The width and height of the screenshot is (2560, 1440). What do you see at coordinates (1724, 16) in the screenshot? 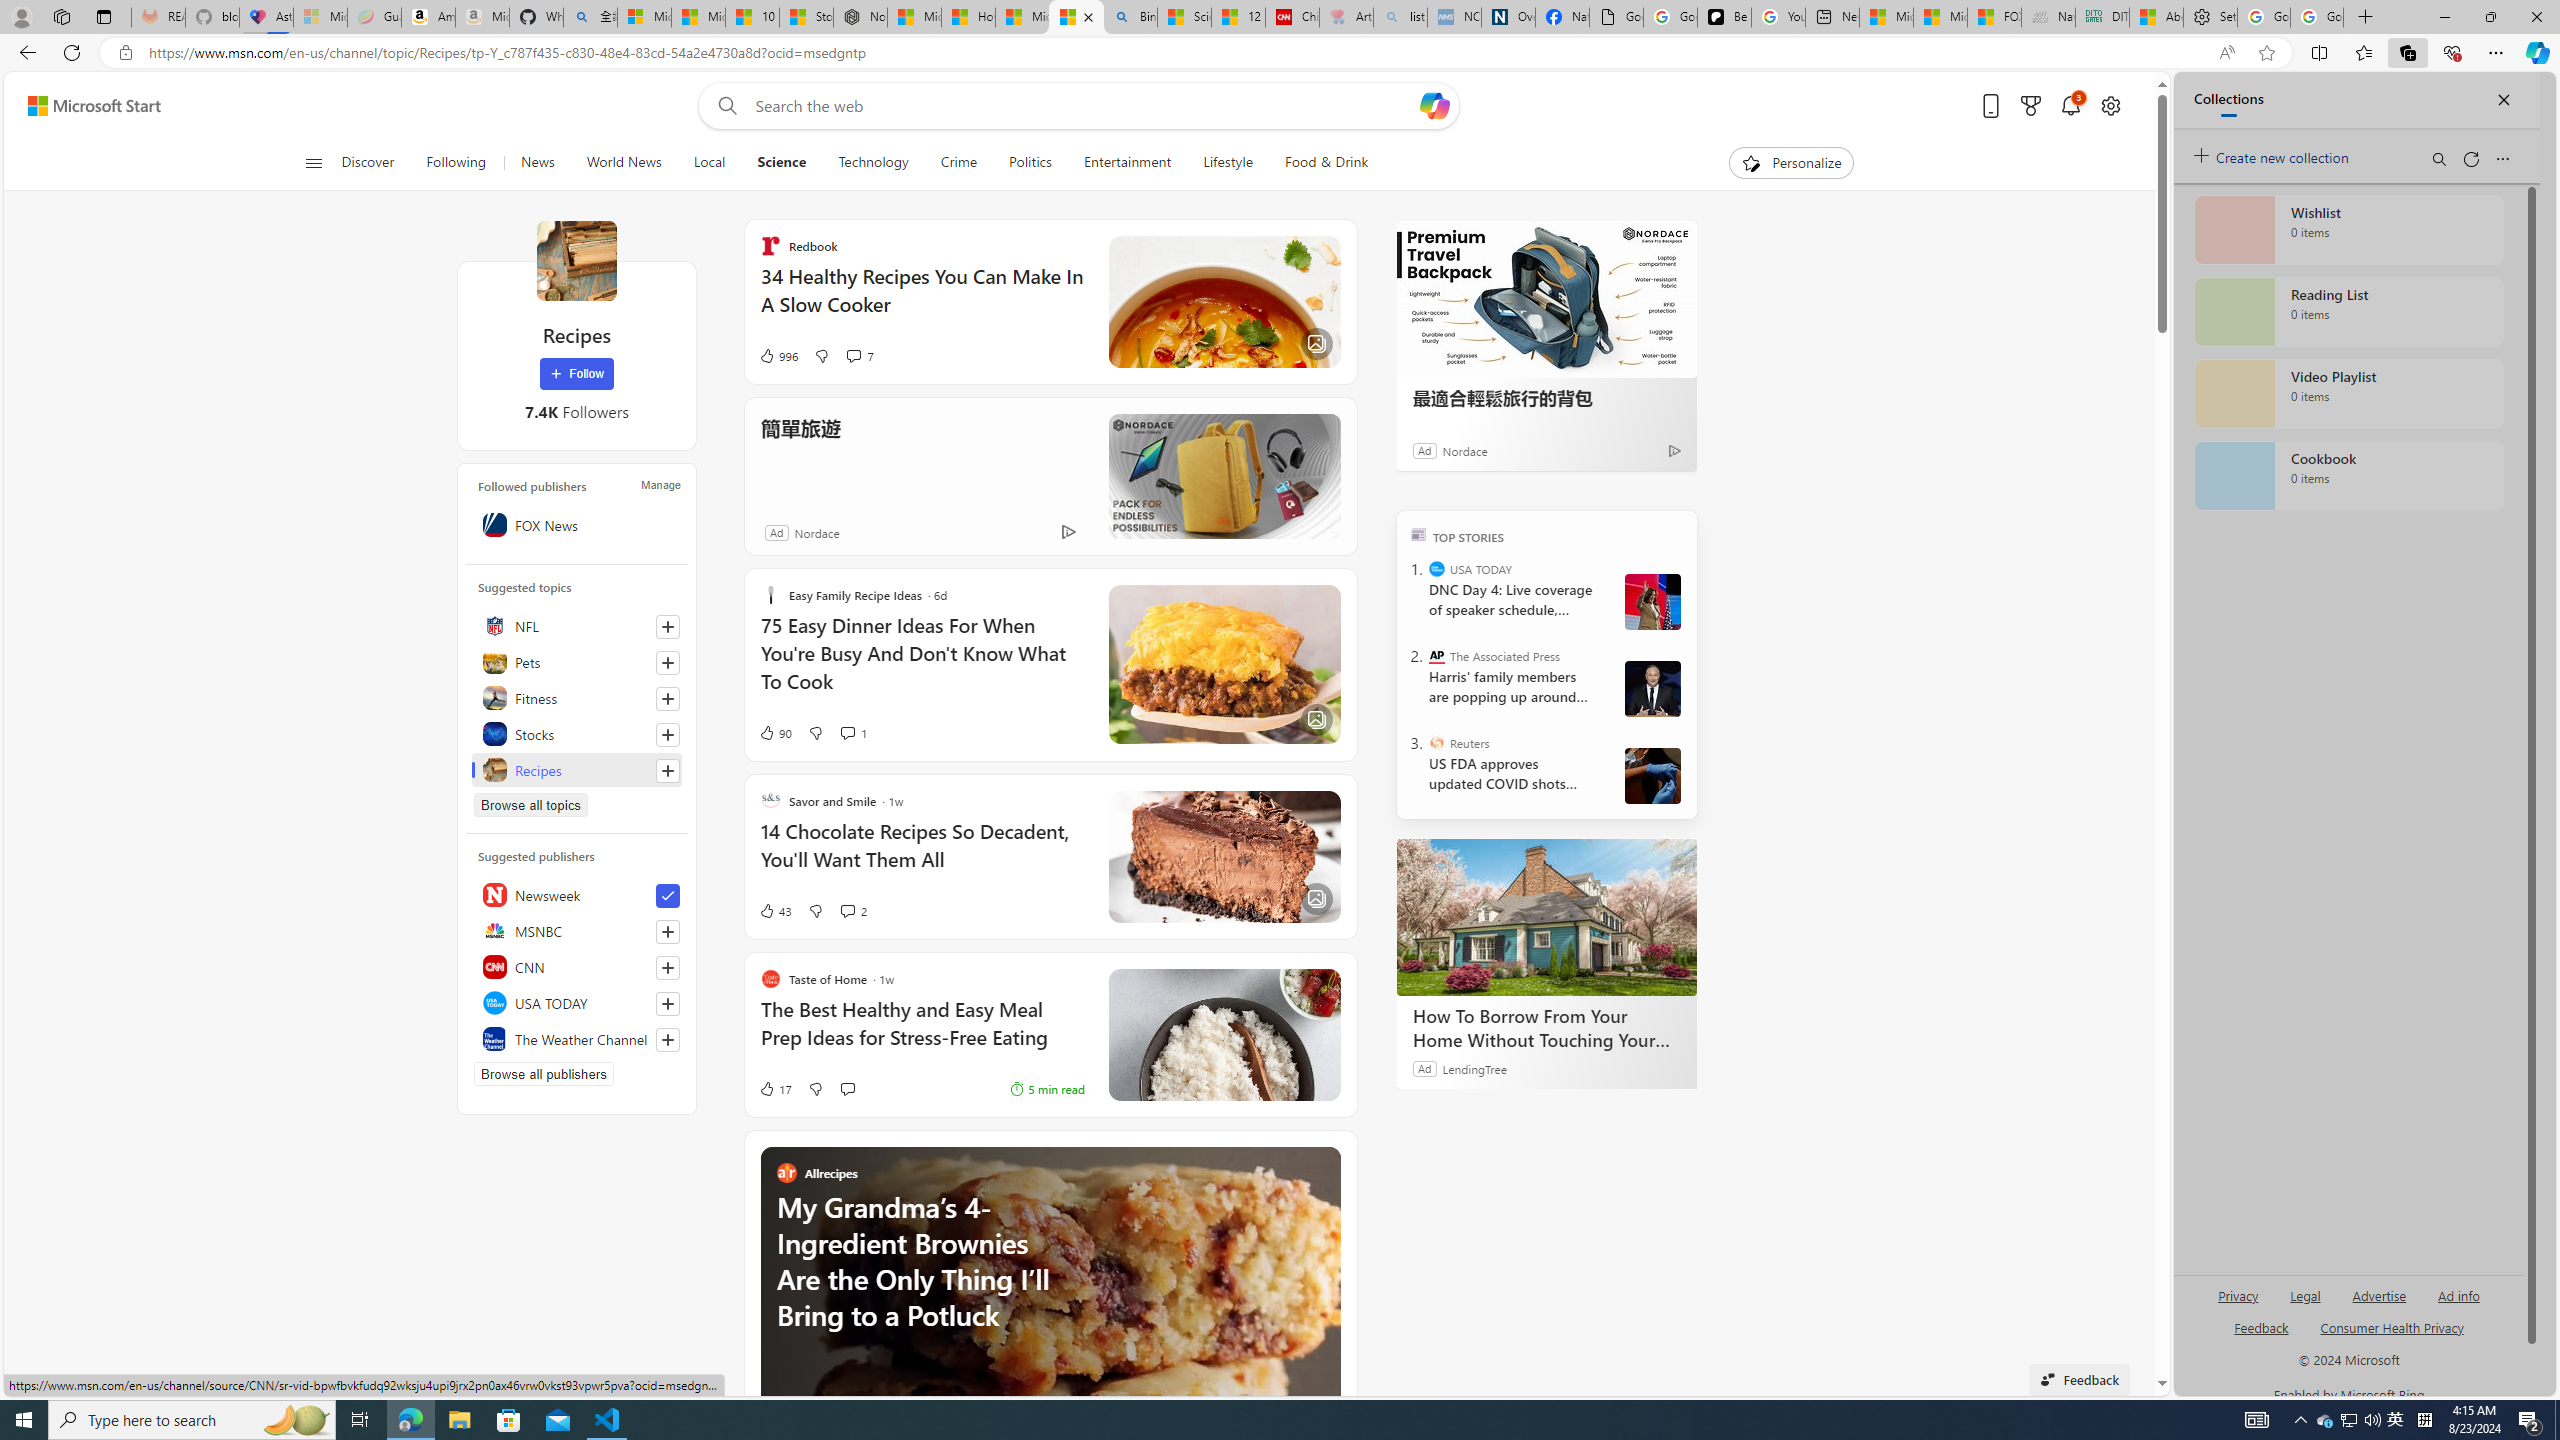
I see `'Be Smart | creating Science videos | Patreon'` at bounding box center [1724, 16].